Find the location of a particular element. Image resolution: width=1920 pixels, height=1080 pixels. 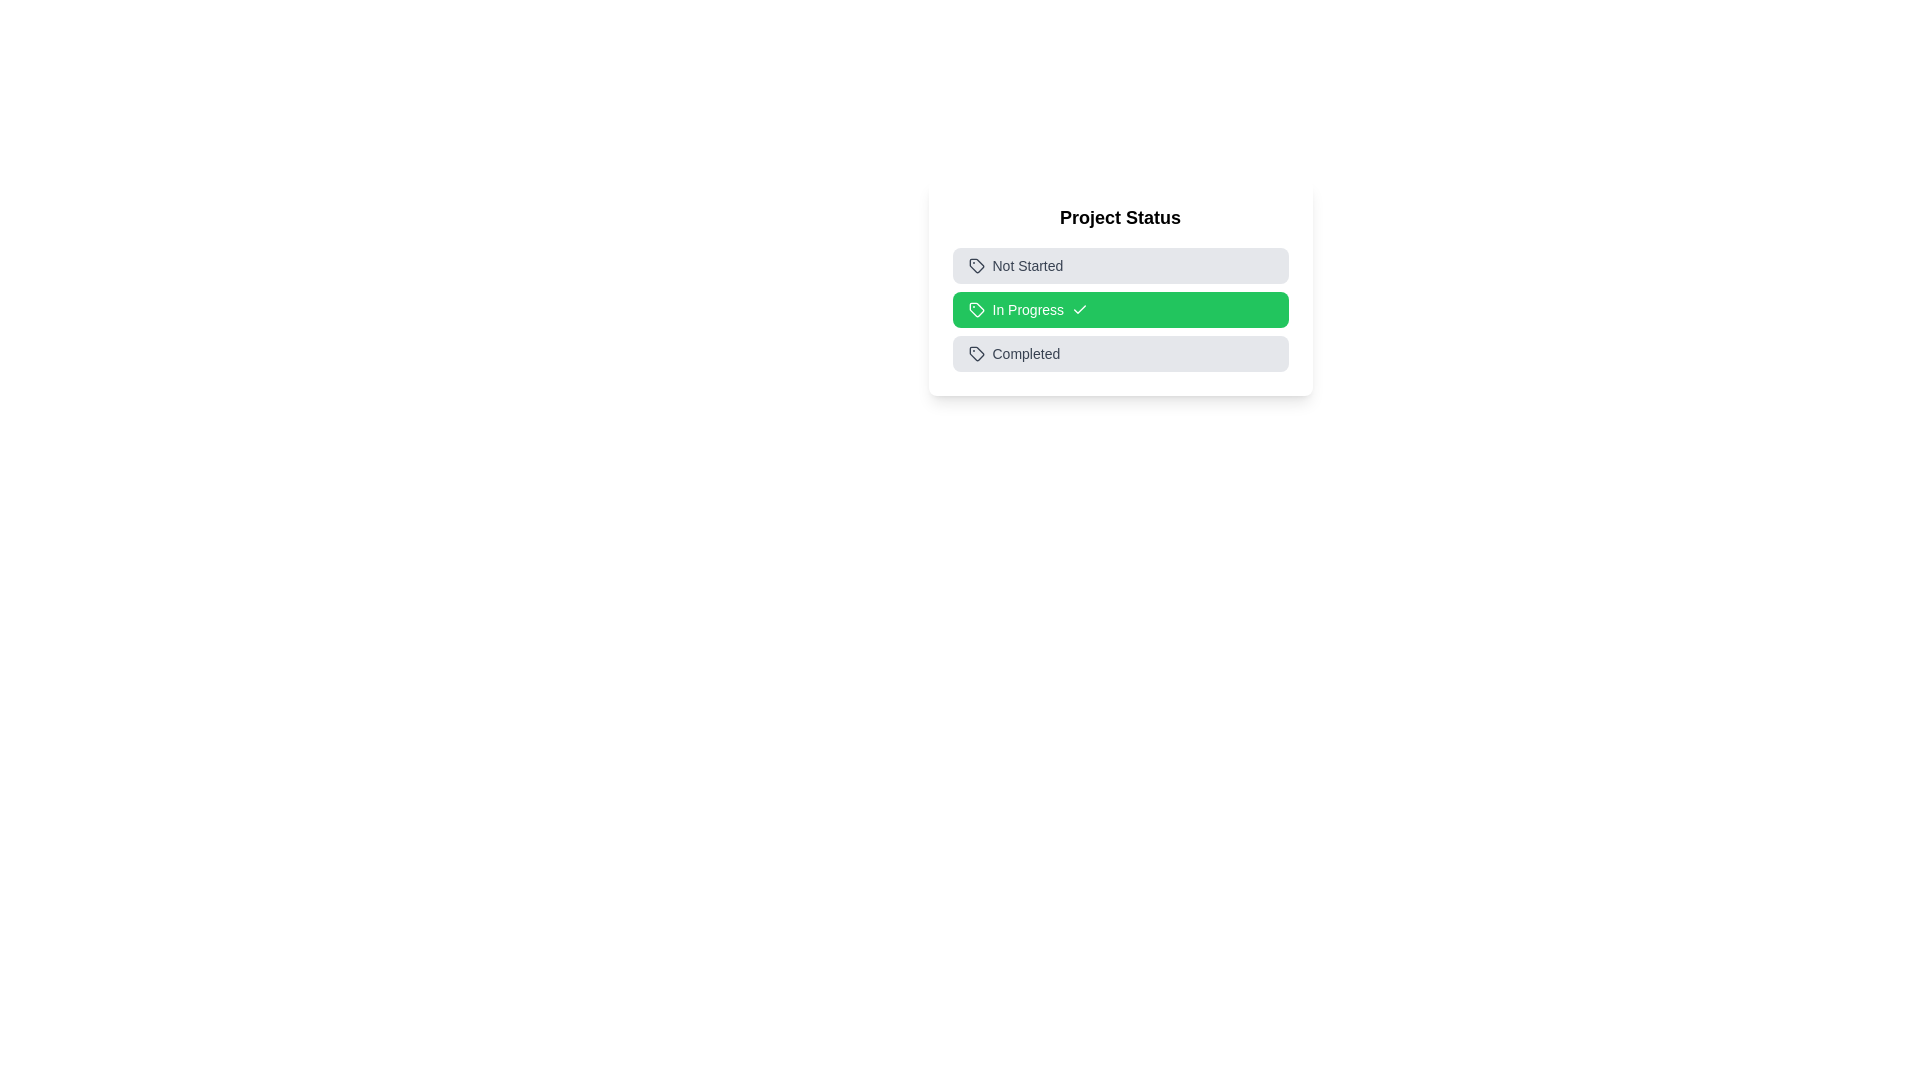

the status chip labeled Completed as the active status is located at coordinates (1120, 353).